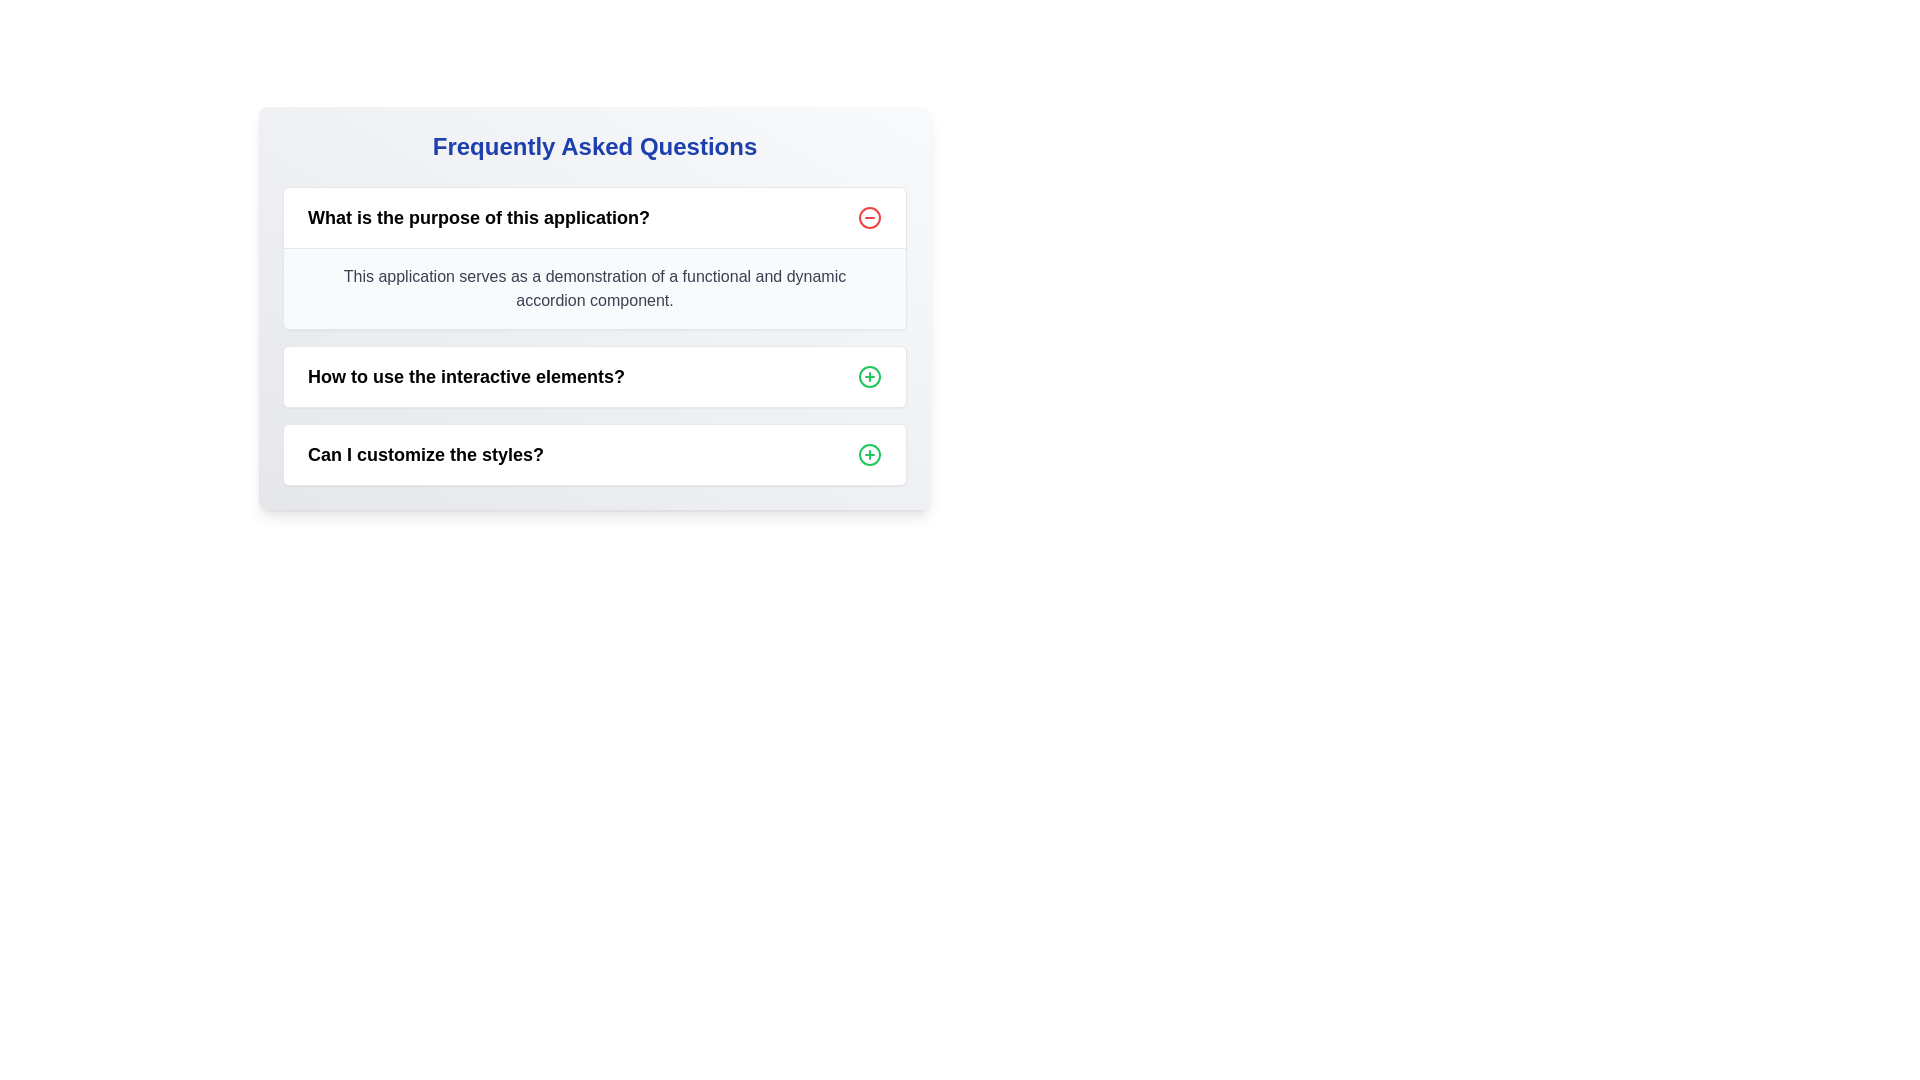 The height and width of the screenshot is (1080, 1920). I want to click on the FAQ section title label that introduces the following explanation or content, located at the top of the FAQ section, centered horizontally, so click(478, 218).